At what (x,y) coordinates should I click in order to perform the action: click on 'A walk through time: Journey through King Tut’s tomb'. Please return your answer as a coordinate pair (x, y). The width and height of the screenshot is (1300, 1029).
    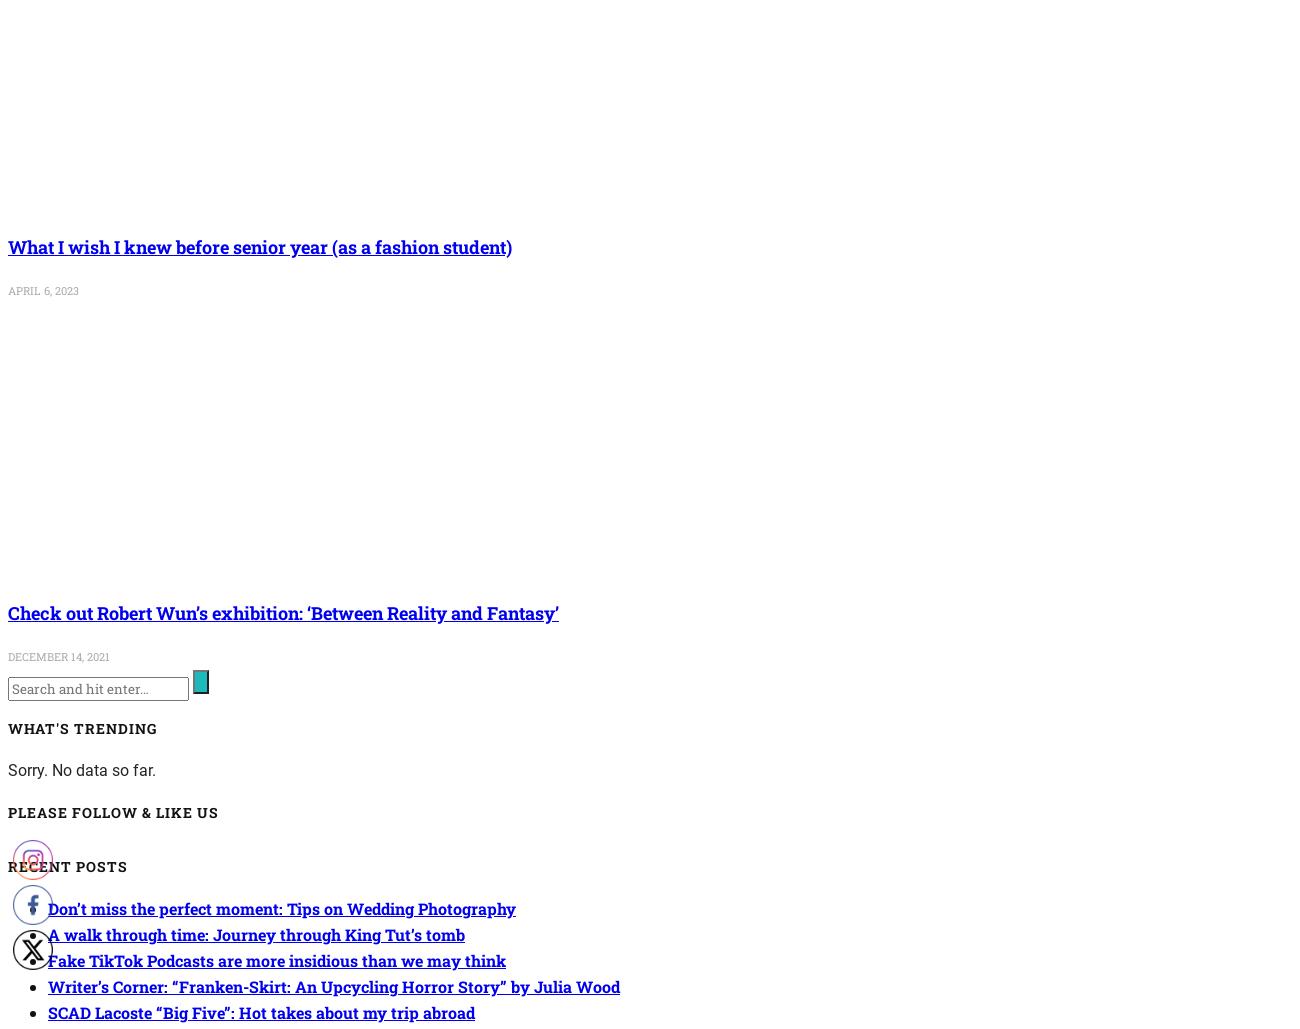
    Looking at the image, I should click on (255, 933).